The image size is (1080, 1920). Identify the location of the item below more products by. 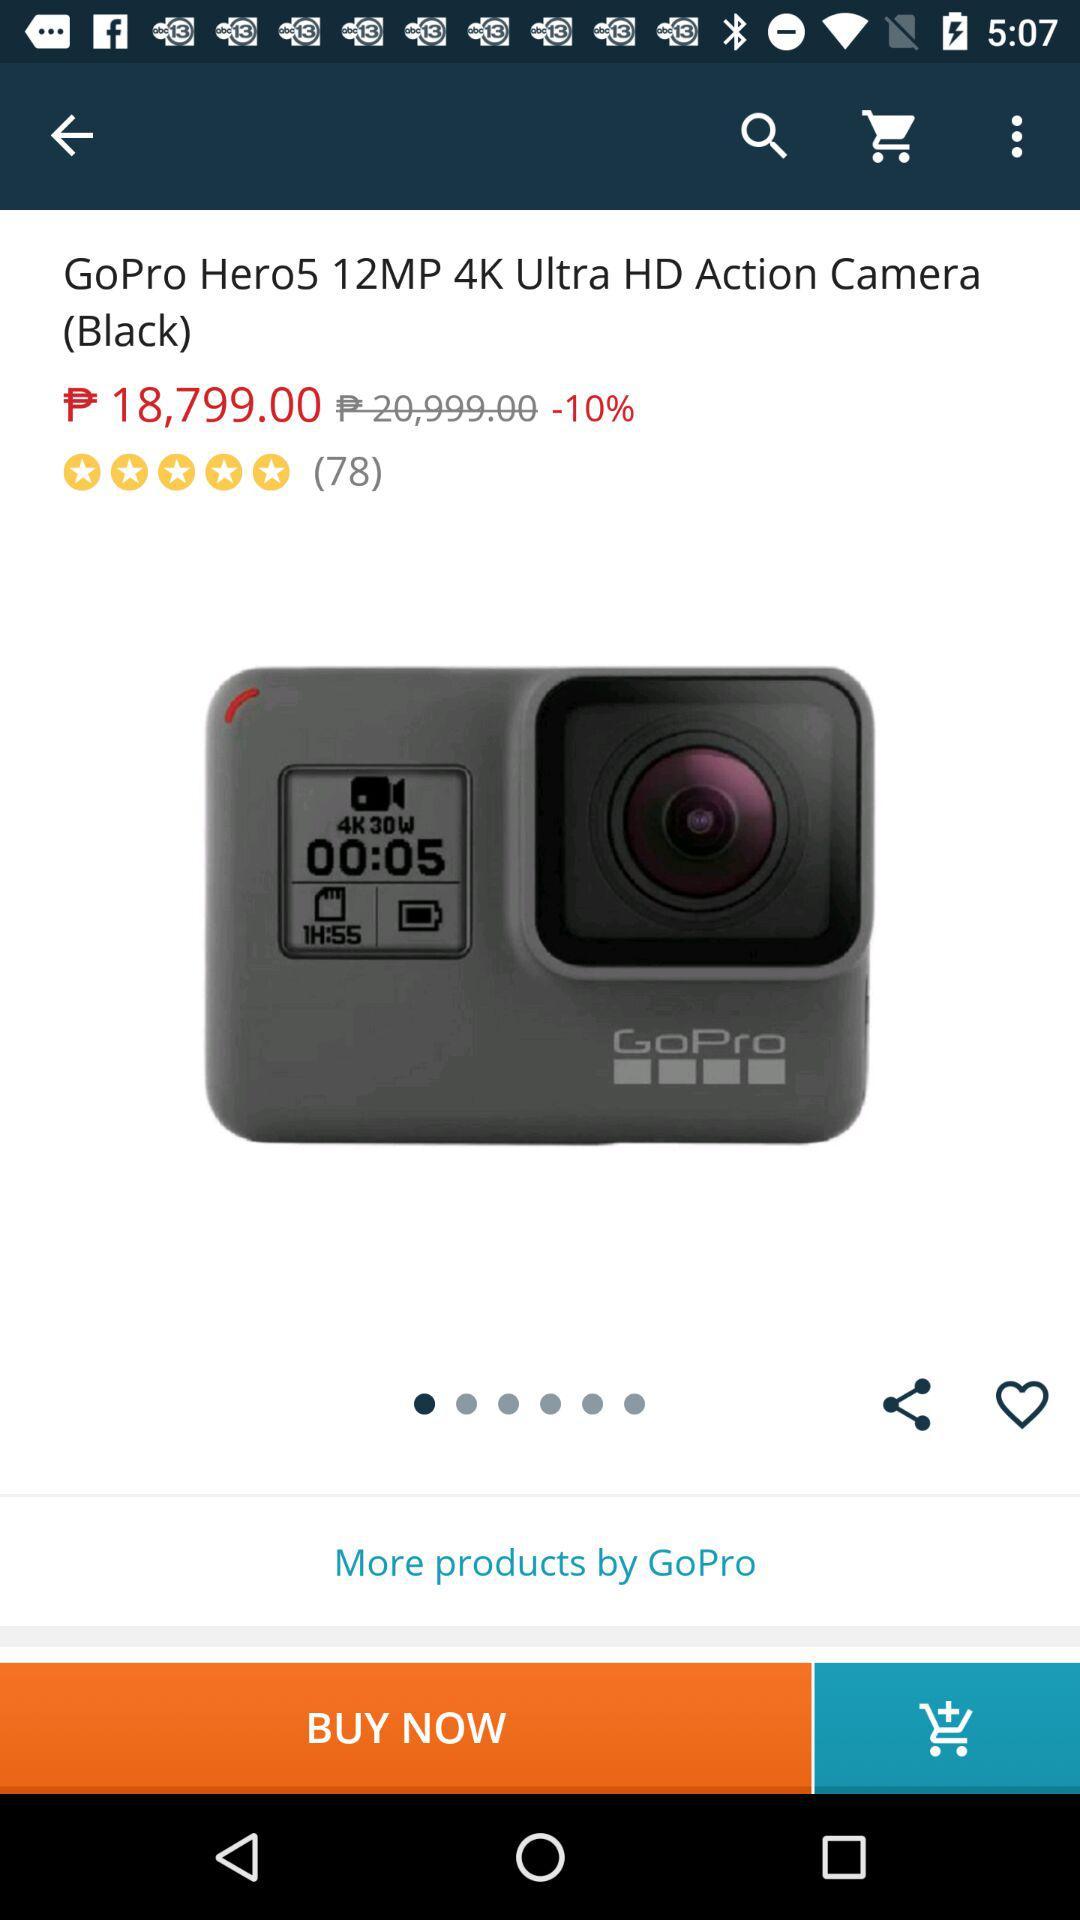
(405, 1727).